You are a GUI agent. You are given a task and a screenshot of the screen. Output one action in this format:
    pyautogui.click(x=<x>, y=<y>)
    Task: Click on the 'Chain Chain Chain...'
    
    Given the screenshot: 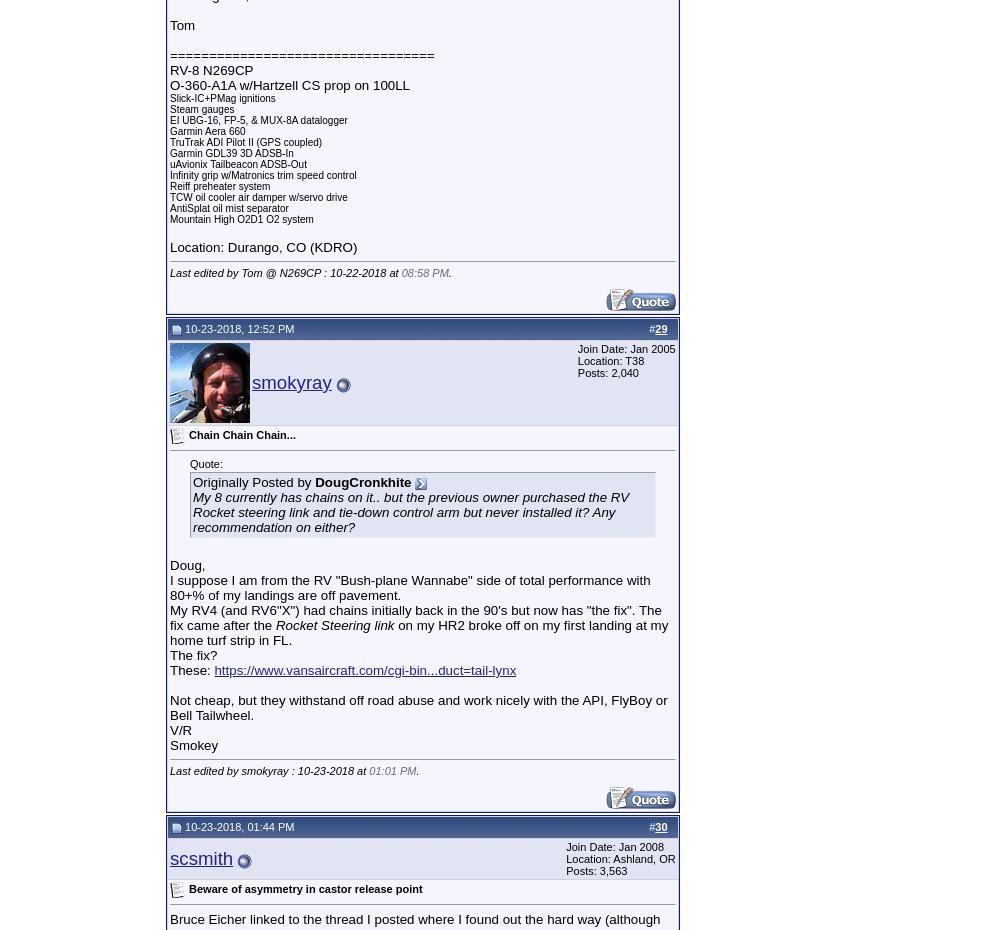 What is the action you would take?
    pyautogui.click(x=188, y=434)
    